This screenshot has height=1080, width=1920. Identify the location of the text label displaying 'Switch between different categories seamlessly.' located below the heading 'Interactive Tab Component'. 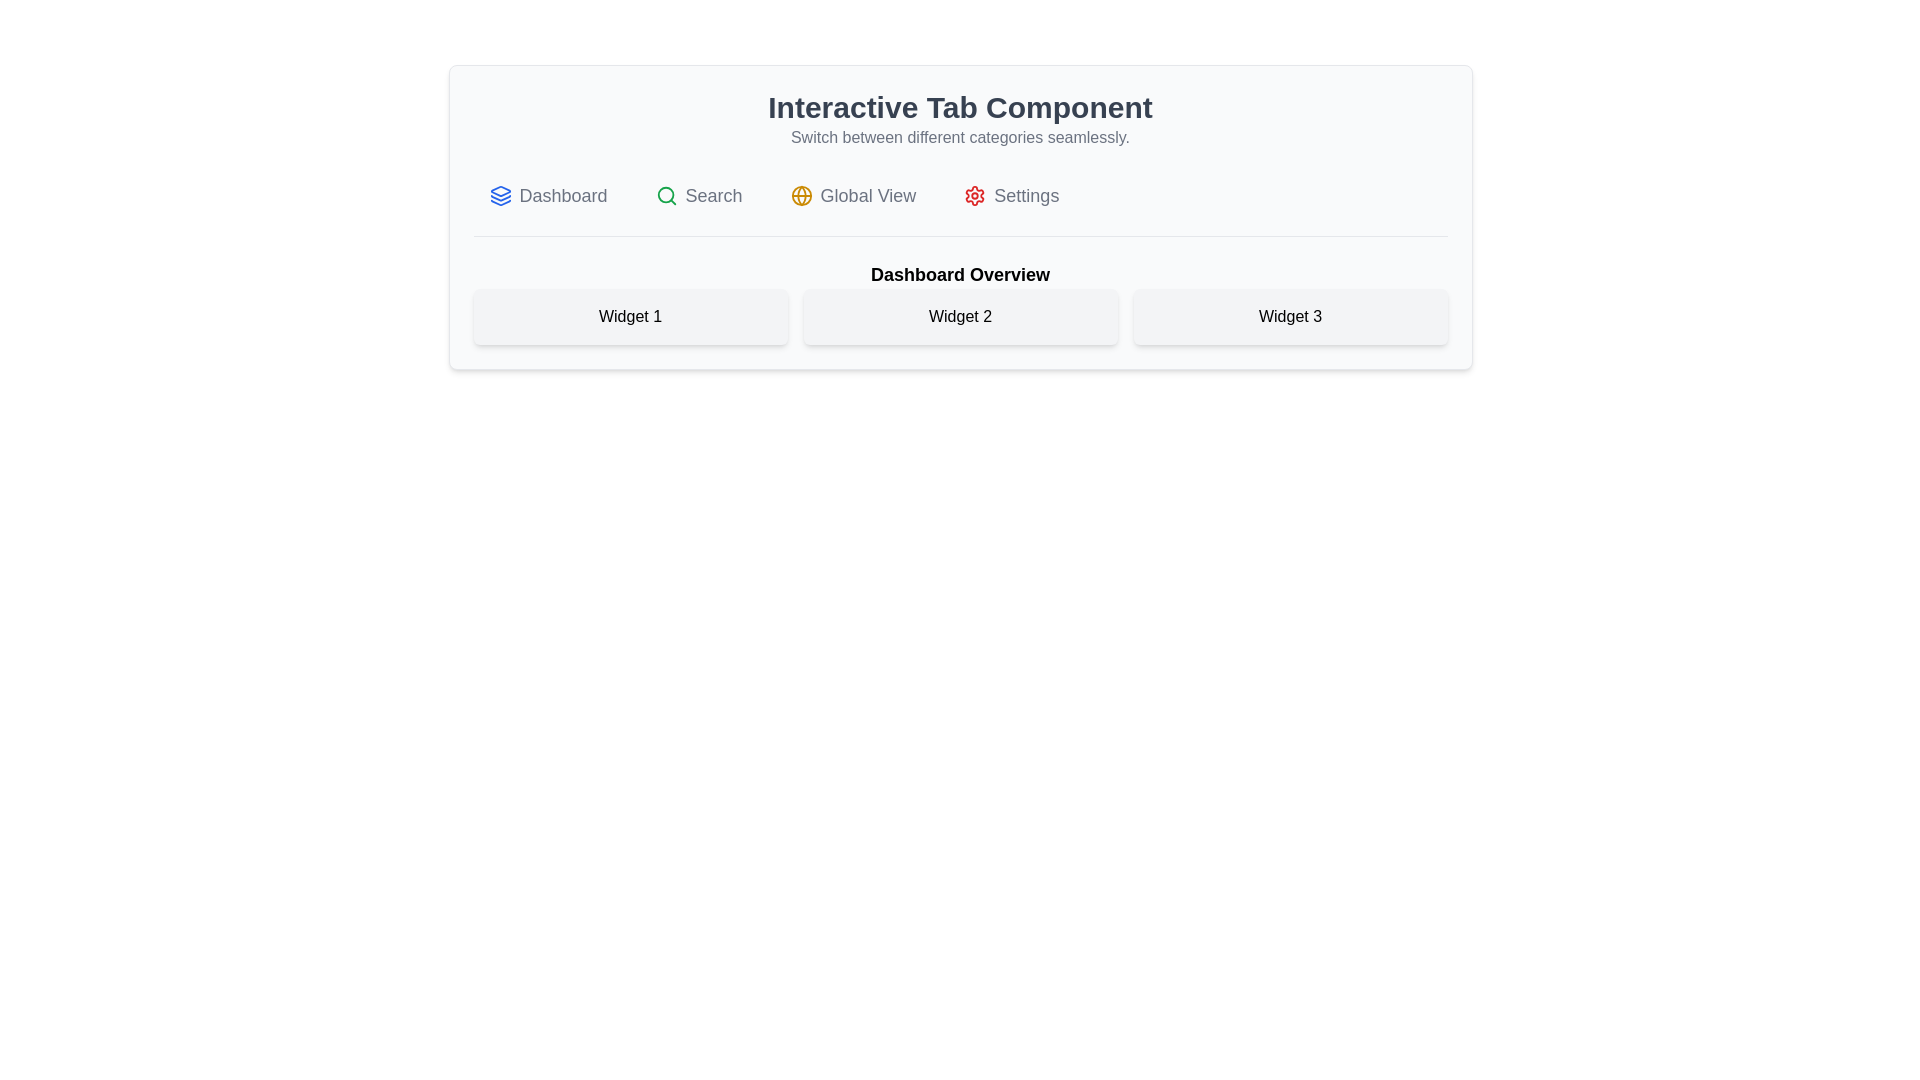
(960, 137).